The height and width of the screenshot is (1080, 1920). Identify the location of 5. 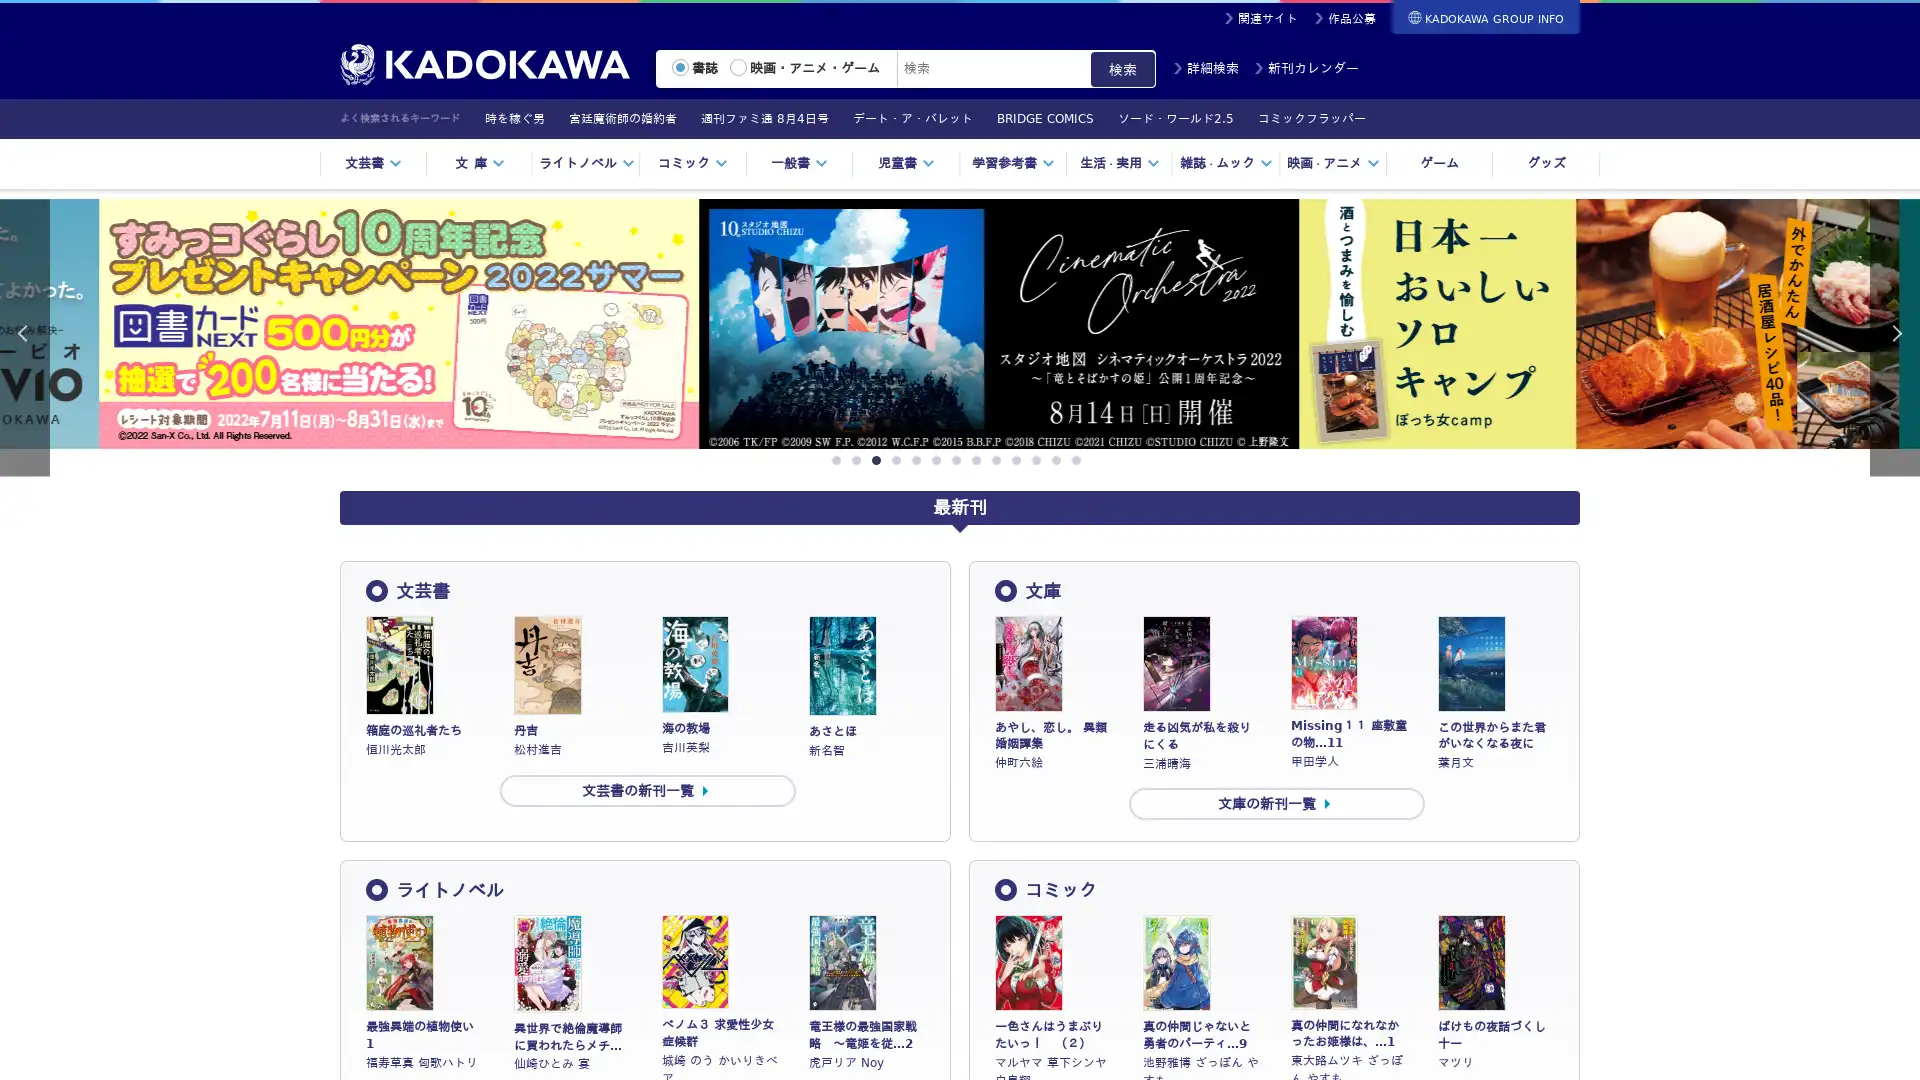
(919, 461).